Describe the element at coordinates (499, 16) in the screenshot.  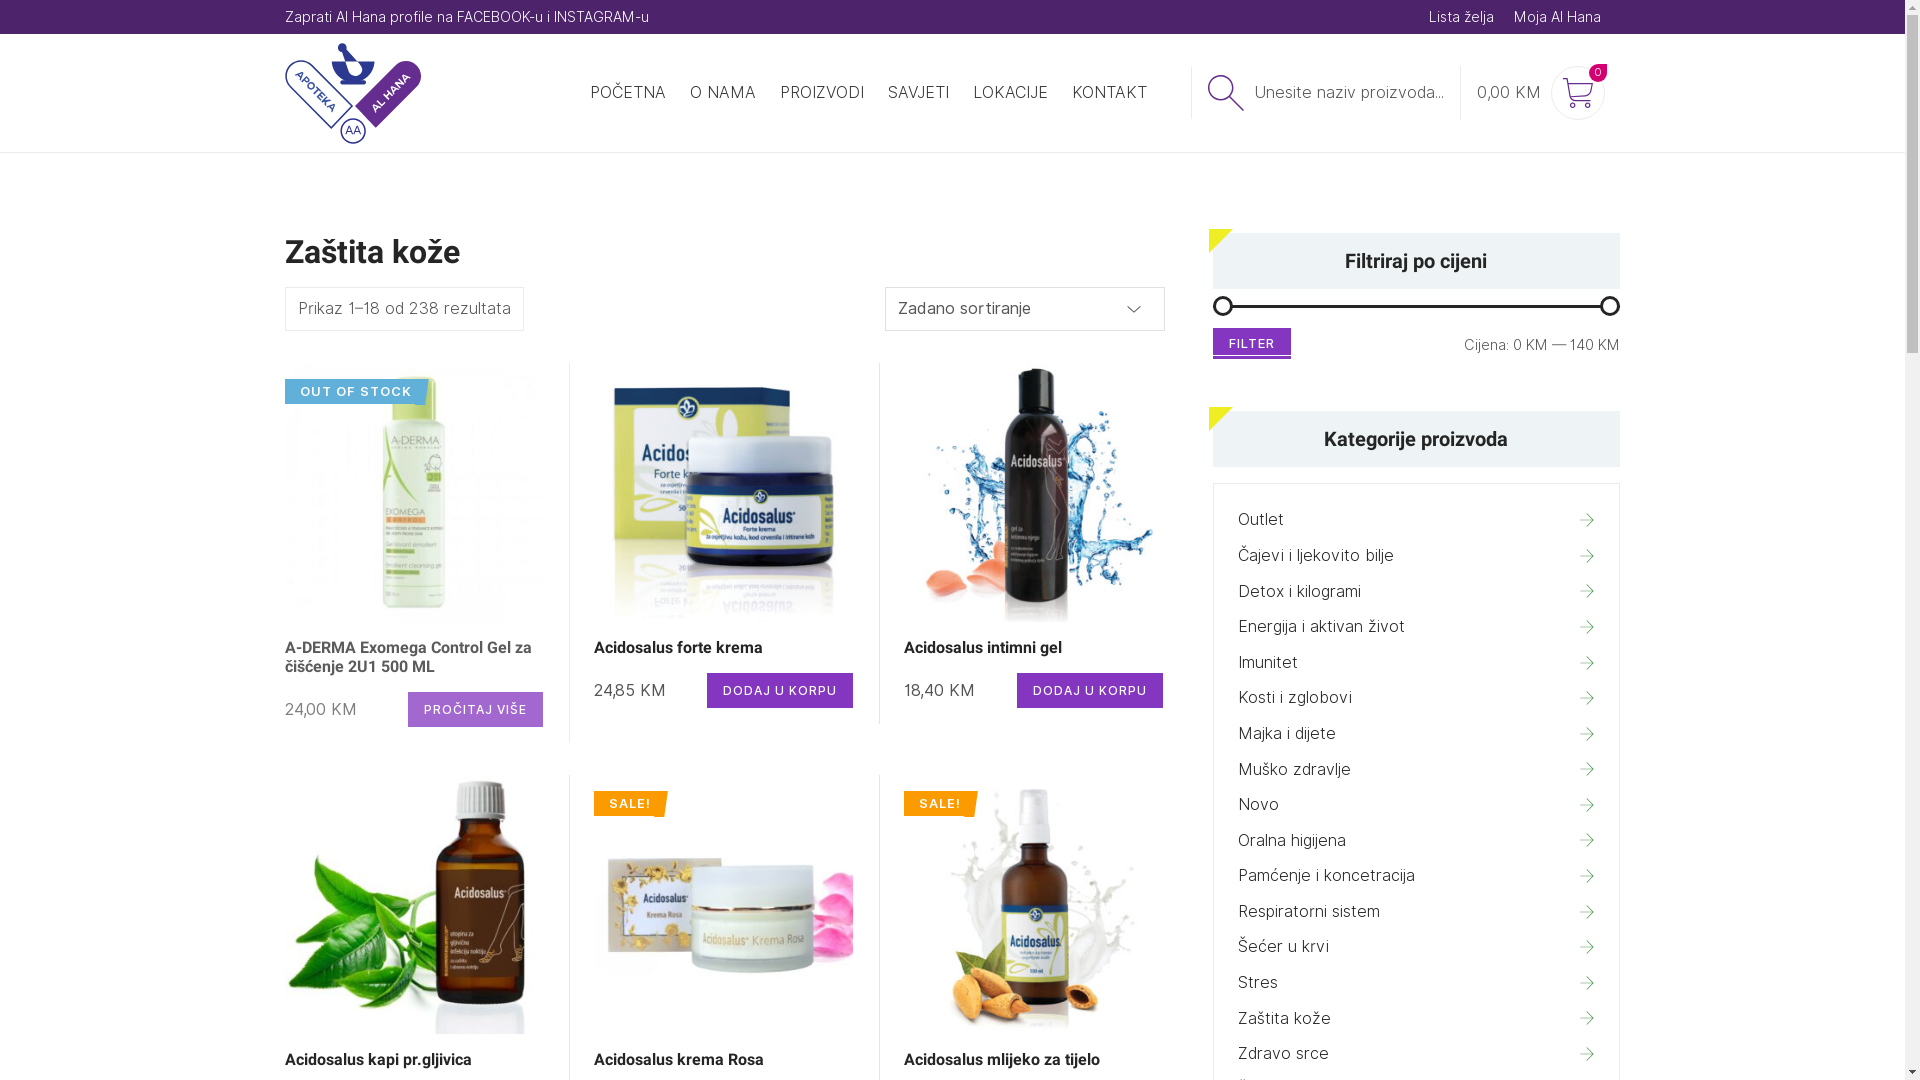
I see `'FACEBOOK-u'` at that location.